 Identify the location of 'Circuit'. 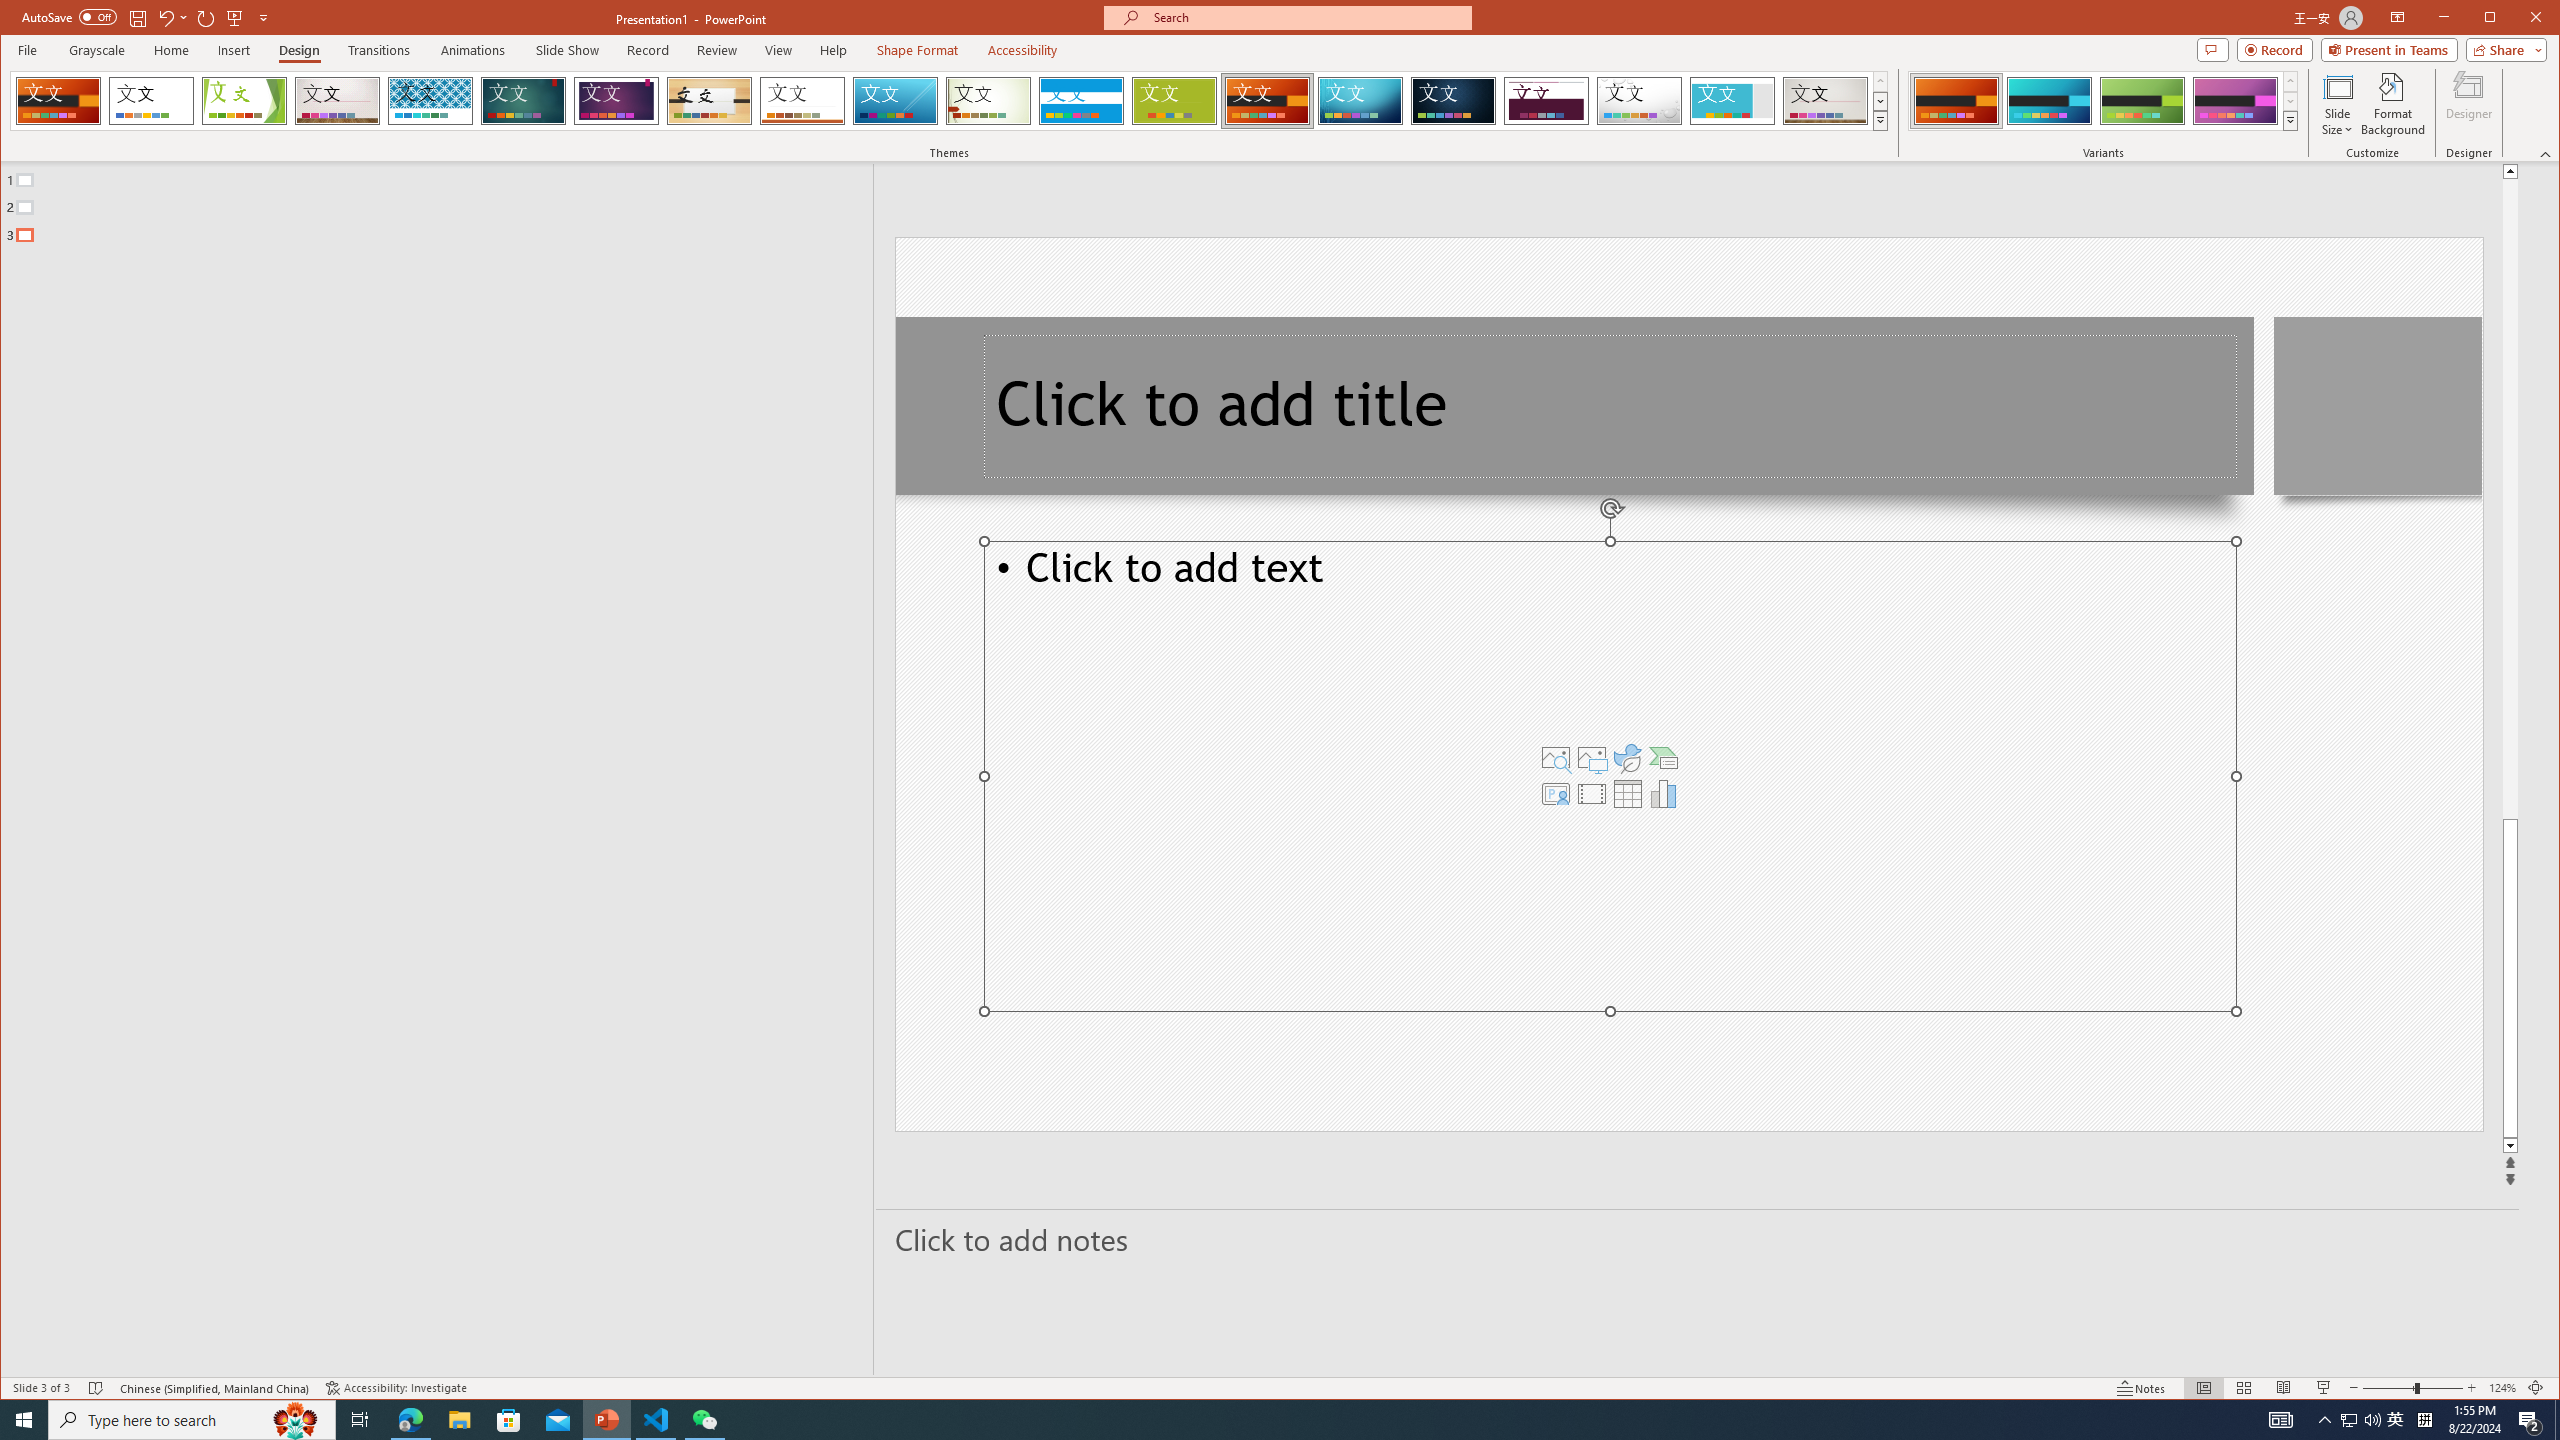
(1360, 100).